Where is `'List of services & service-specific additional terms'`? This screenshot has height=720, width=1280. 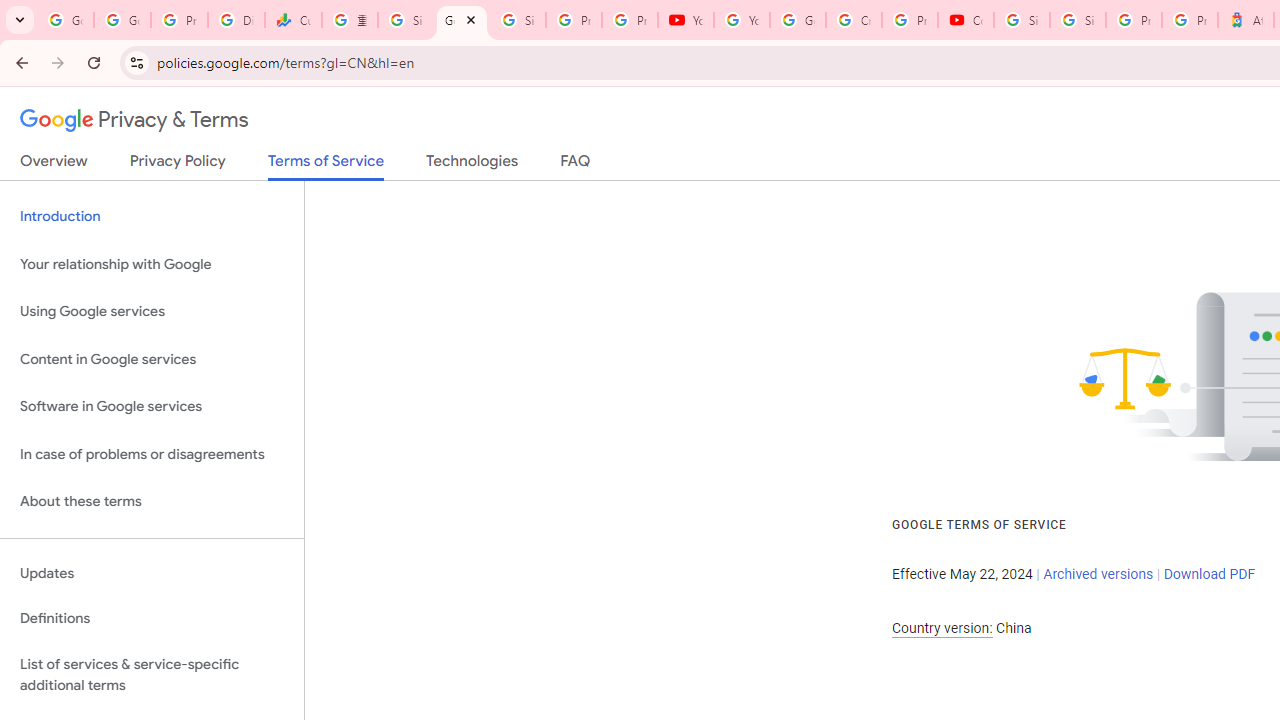 'List of services & service-specific additional terms' is located at coordinates (151, 675).